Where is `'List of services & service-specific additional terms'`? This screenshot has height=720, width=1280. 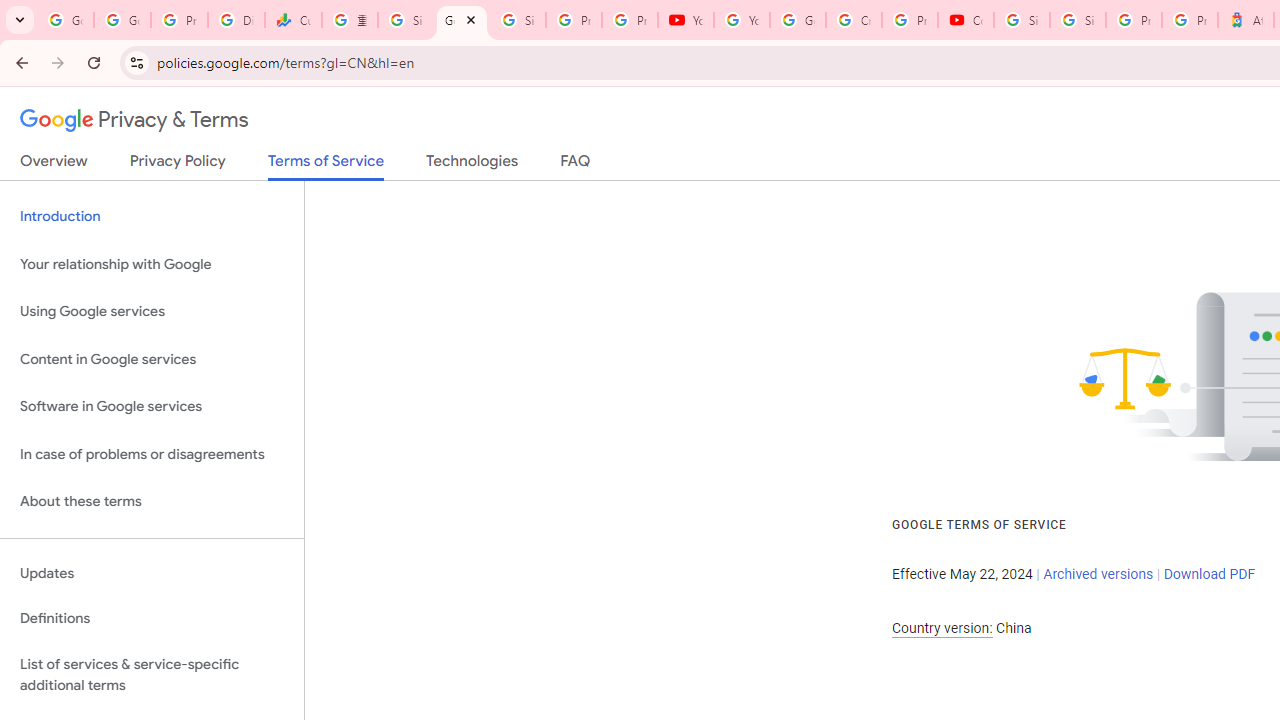 'List of services & service-specific additional terms' is located at coordinates (151, 675).